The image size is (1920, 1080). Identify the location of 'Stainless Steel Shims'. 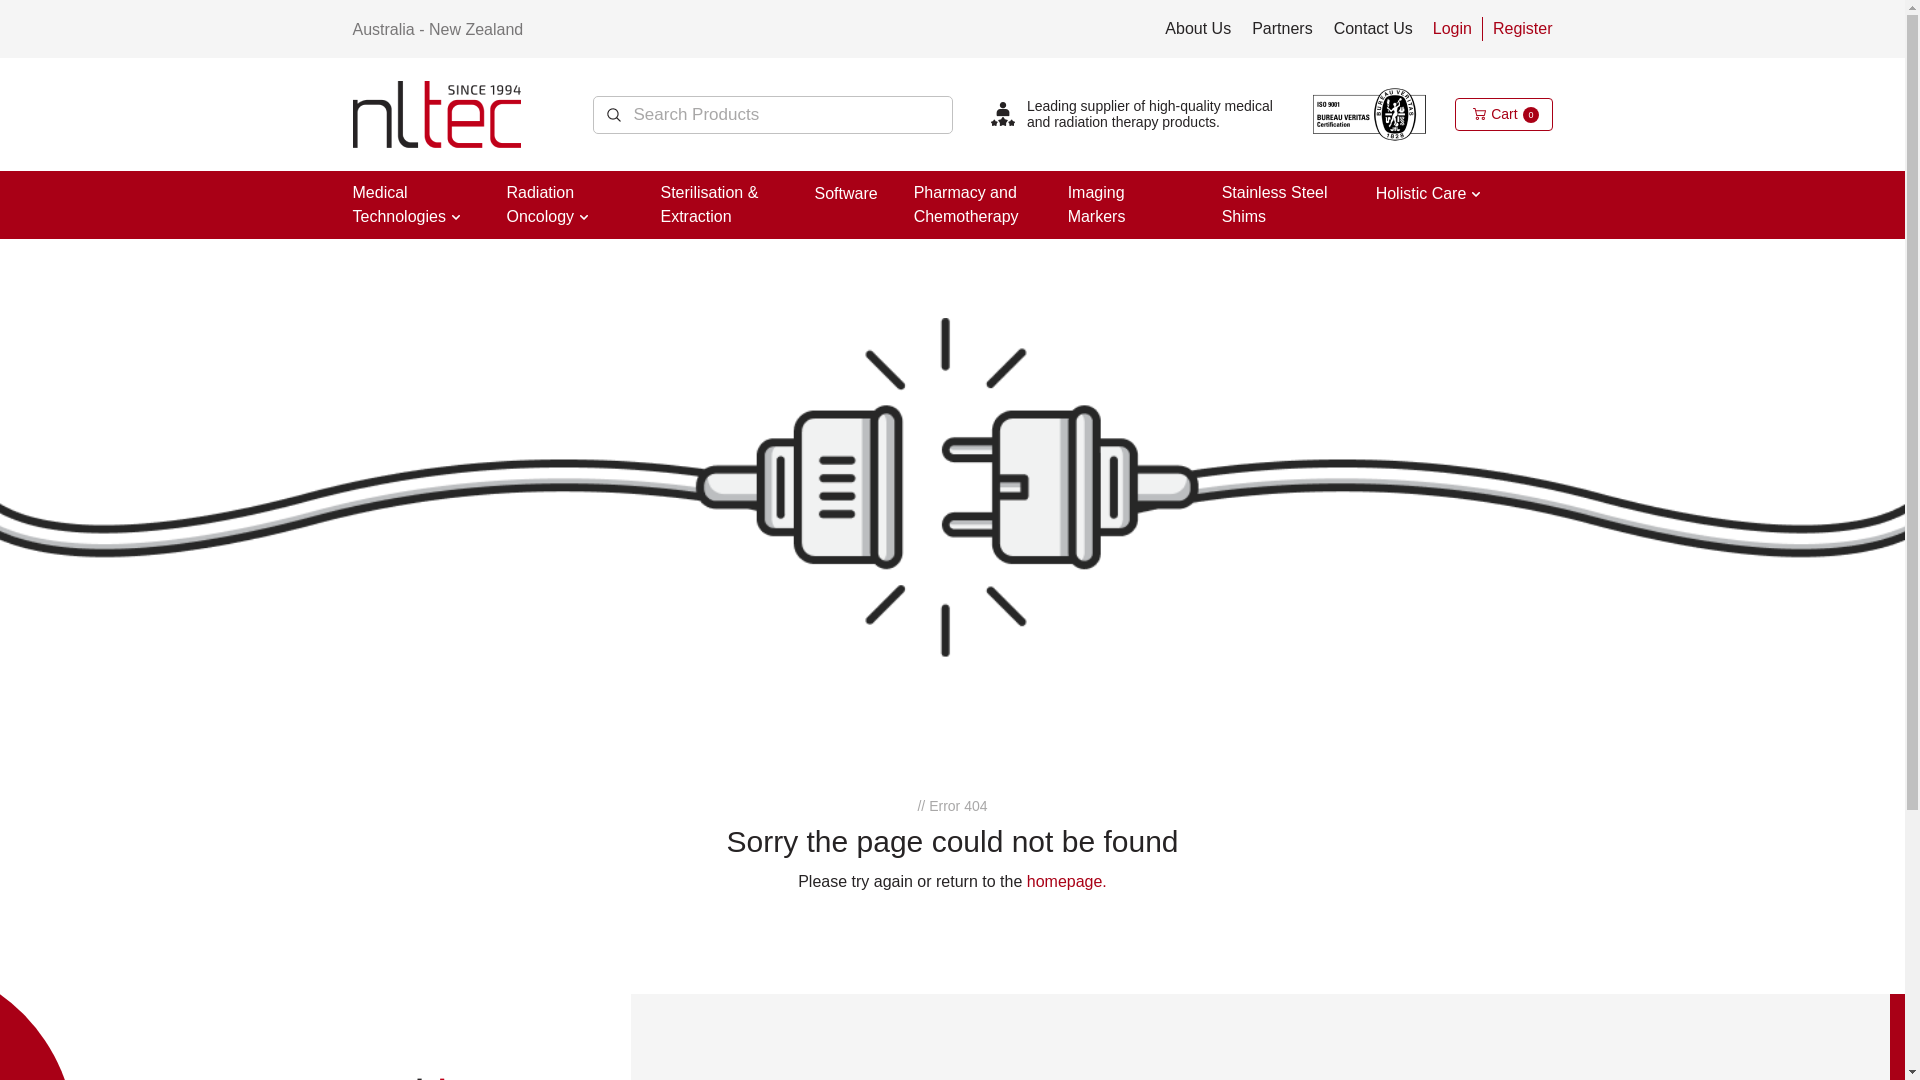
(1274, 204).